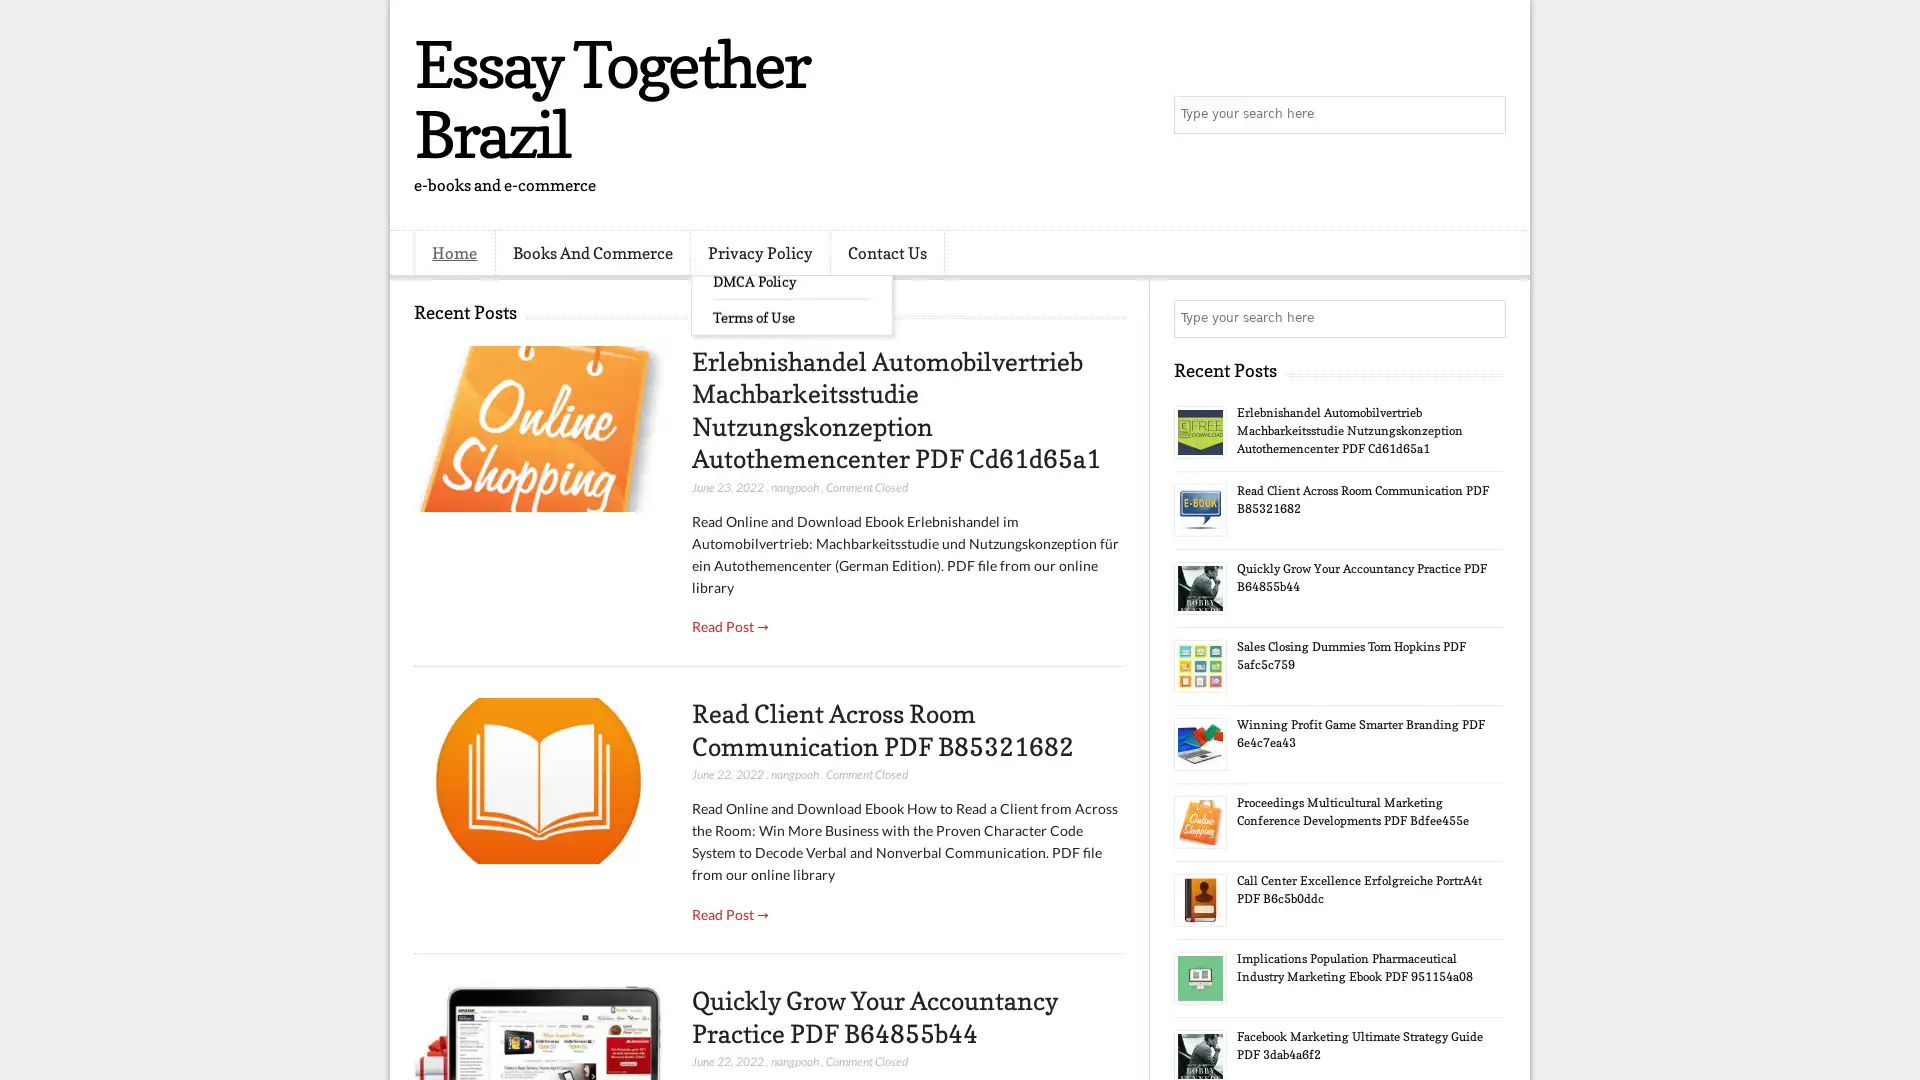 Image resolution: width=1920 pixels, height=1080 pixels. I want to click on Search, so click(1485, 318).